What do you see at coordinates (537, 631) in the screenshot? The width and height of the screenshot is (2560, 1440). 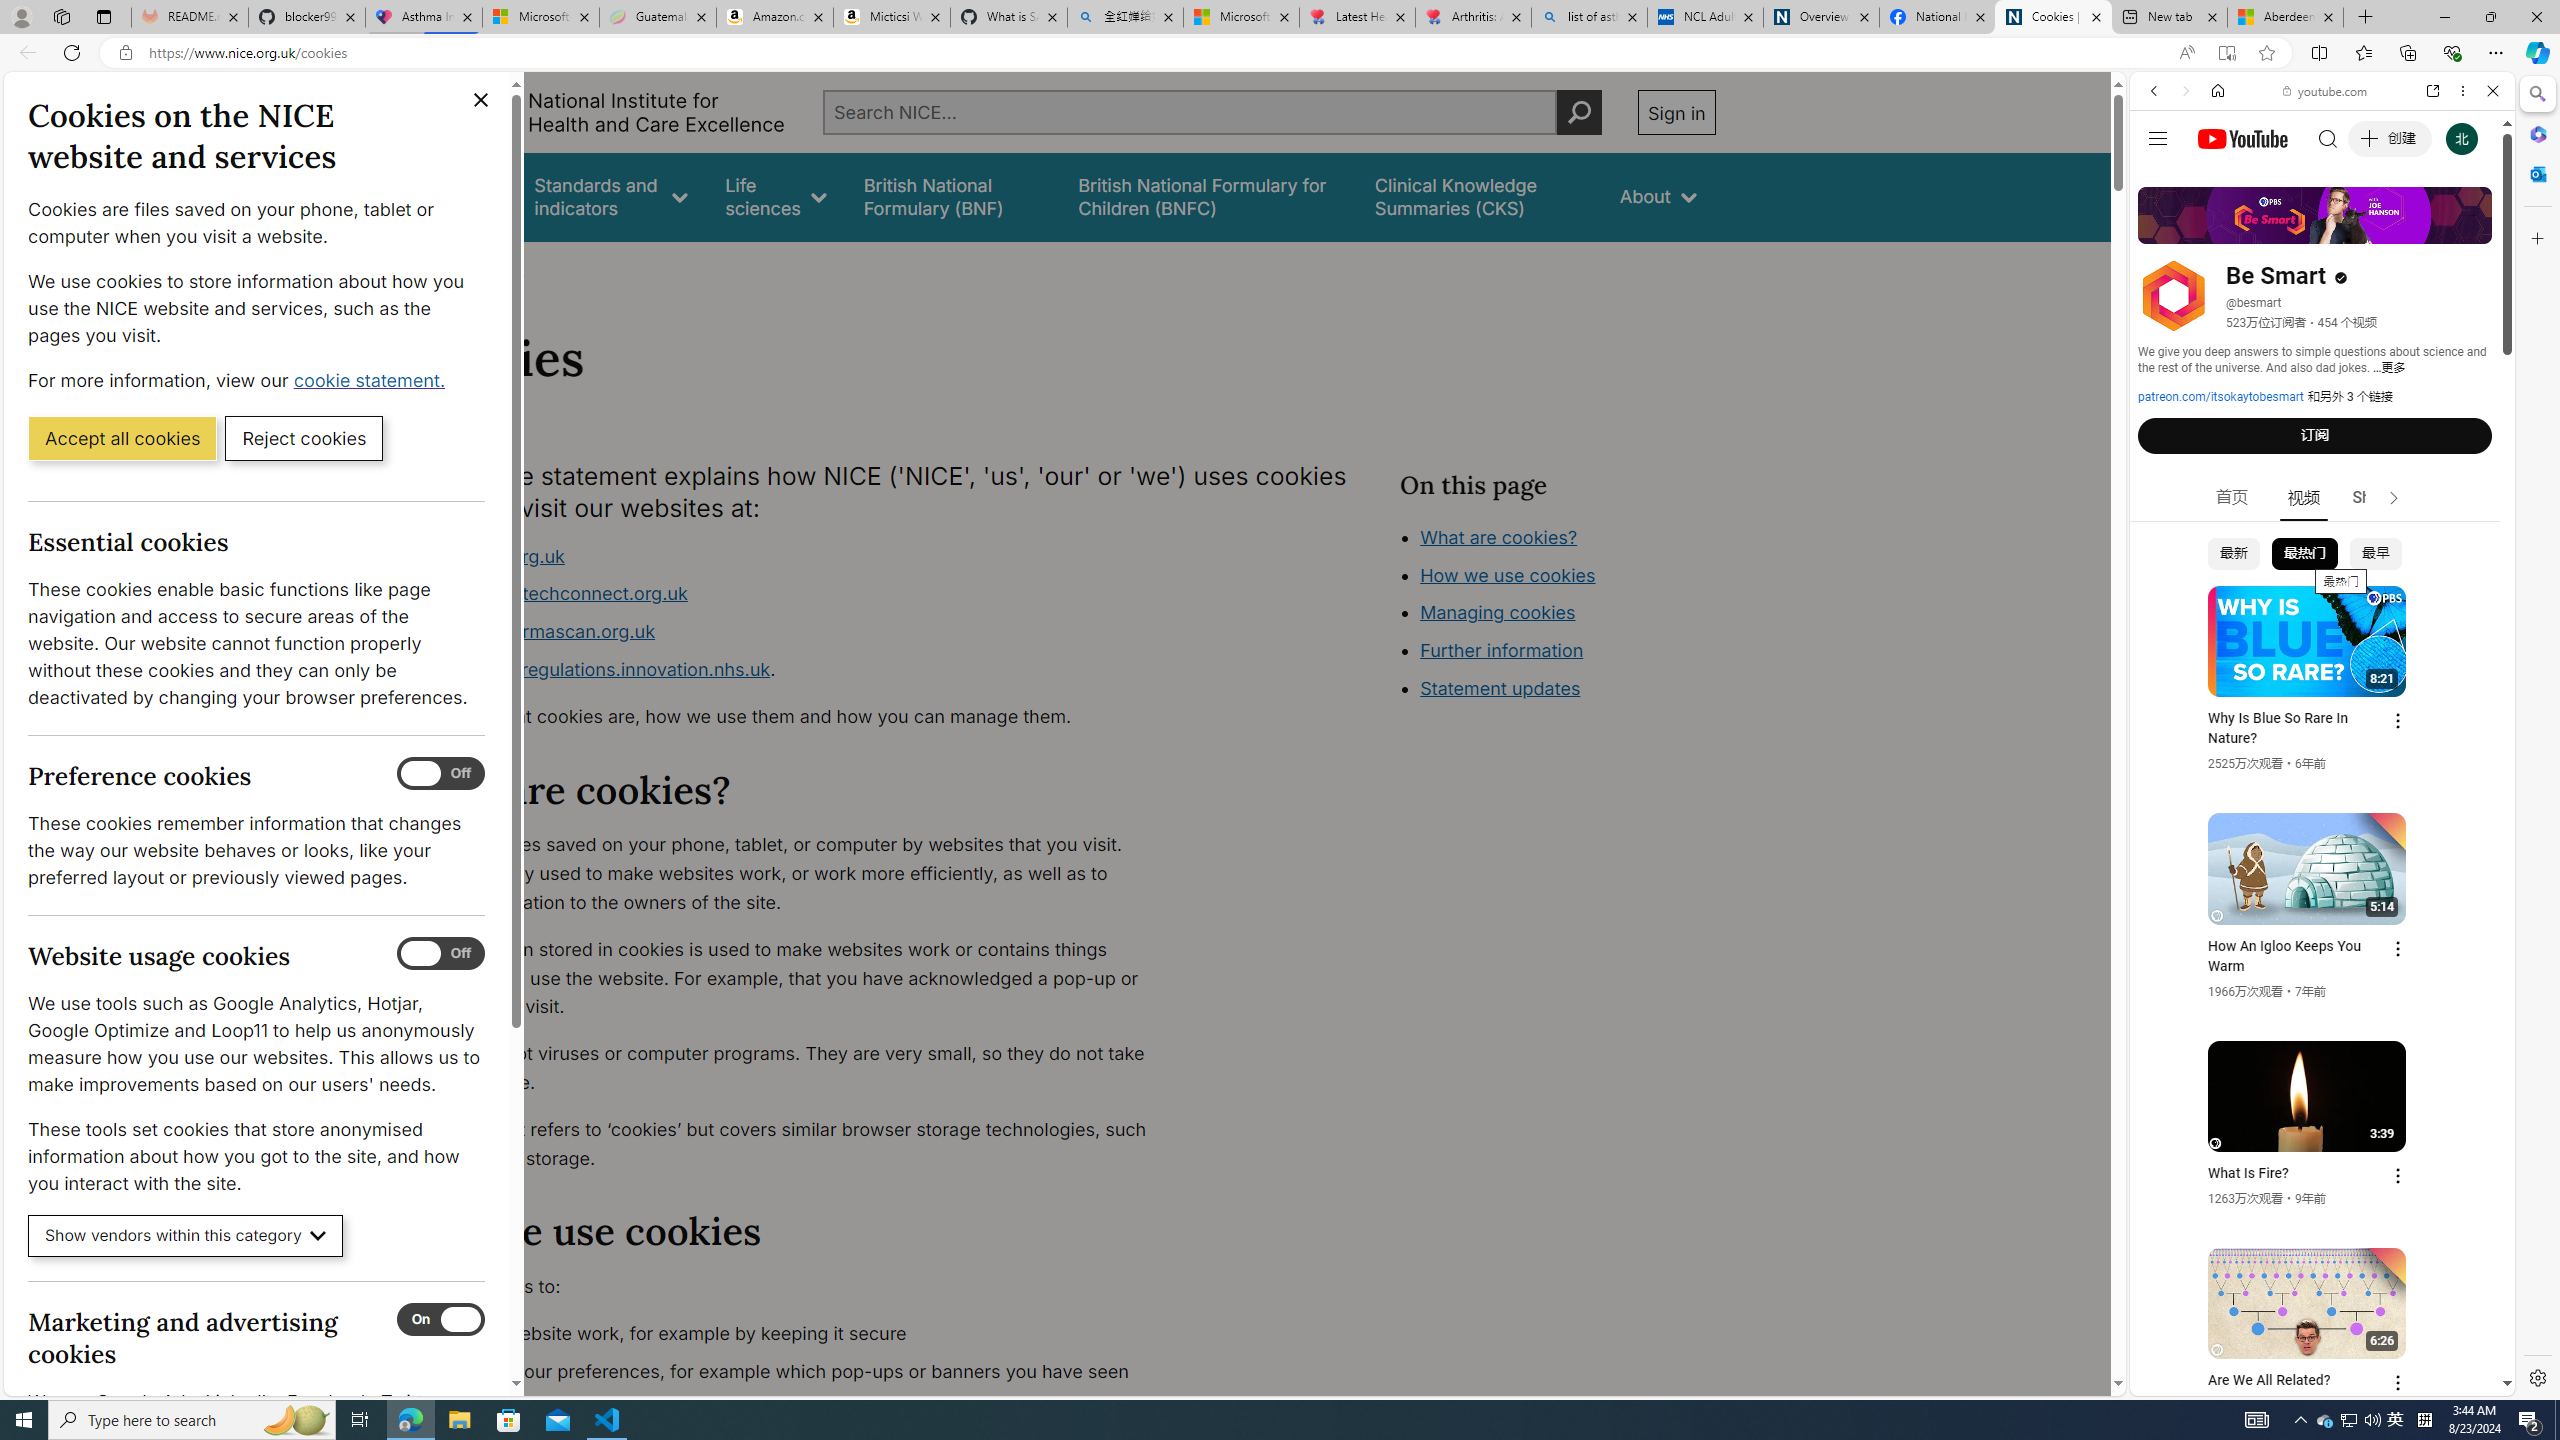 I see `'www.ukpharmascan.org.uk'` at bounding box center [537, 631].